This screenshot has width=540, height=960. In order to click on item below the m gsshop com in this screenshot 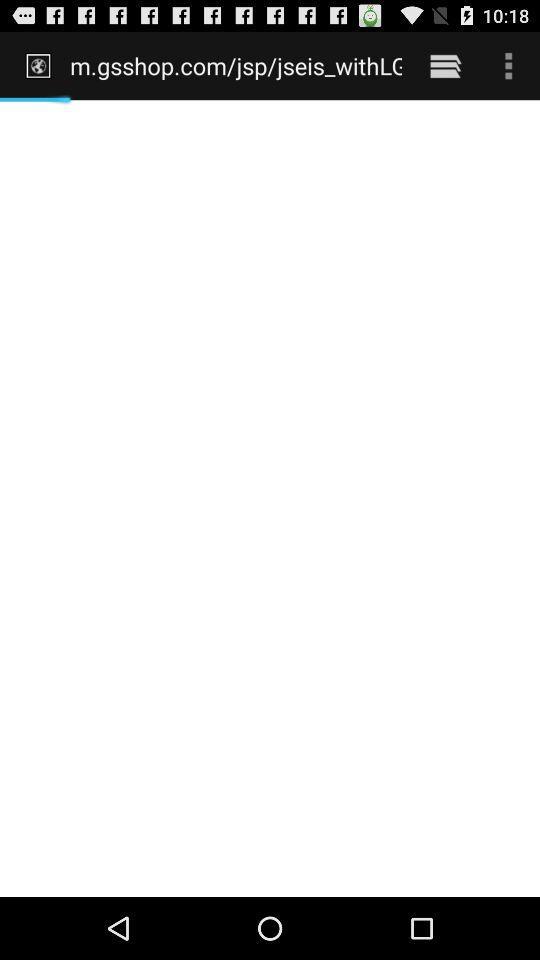, I will do `click(270, 497)`.